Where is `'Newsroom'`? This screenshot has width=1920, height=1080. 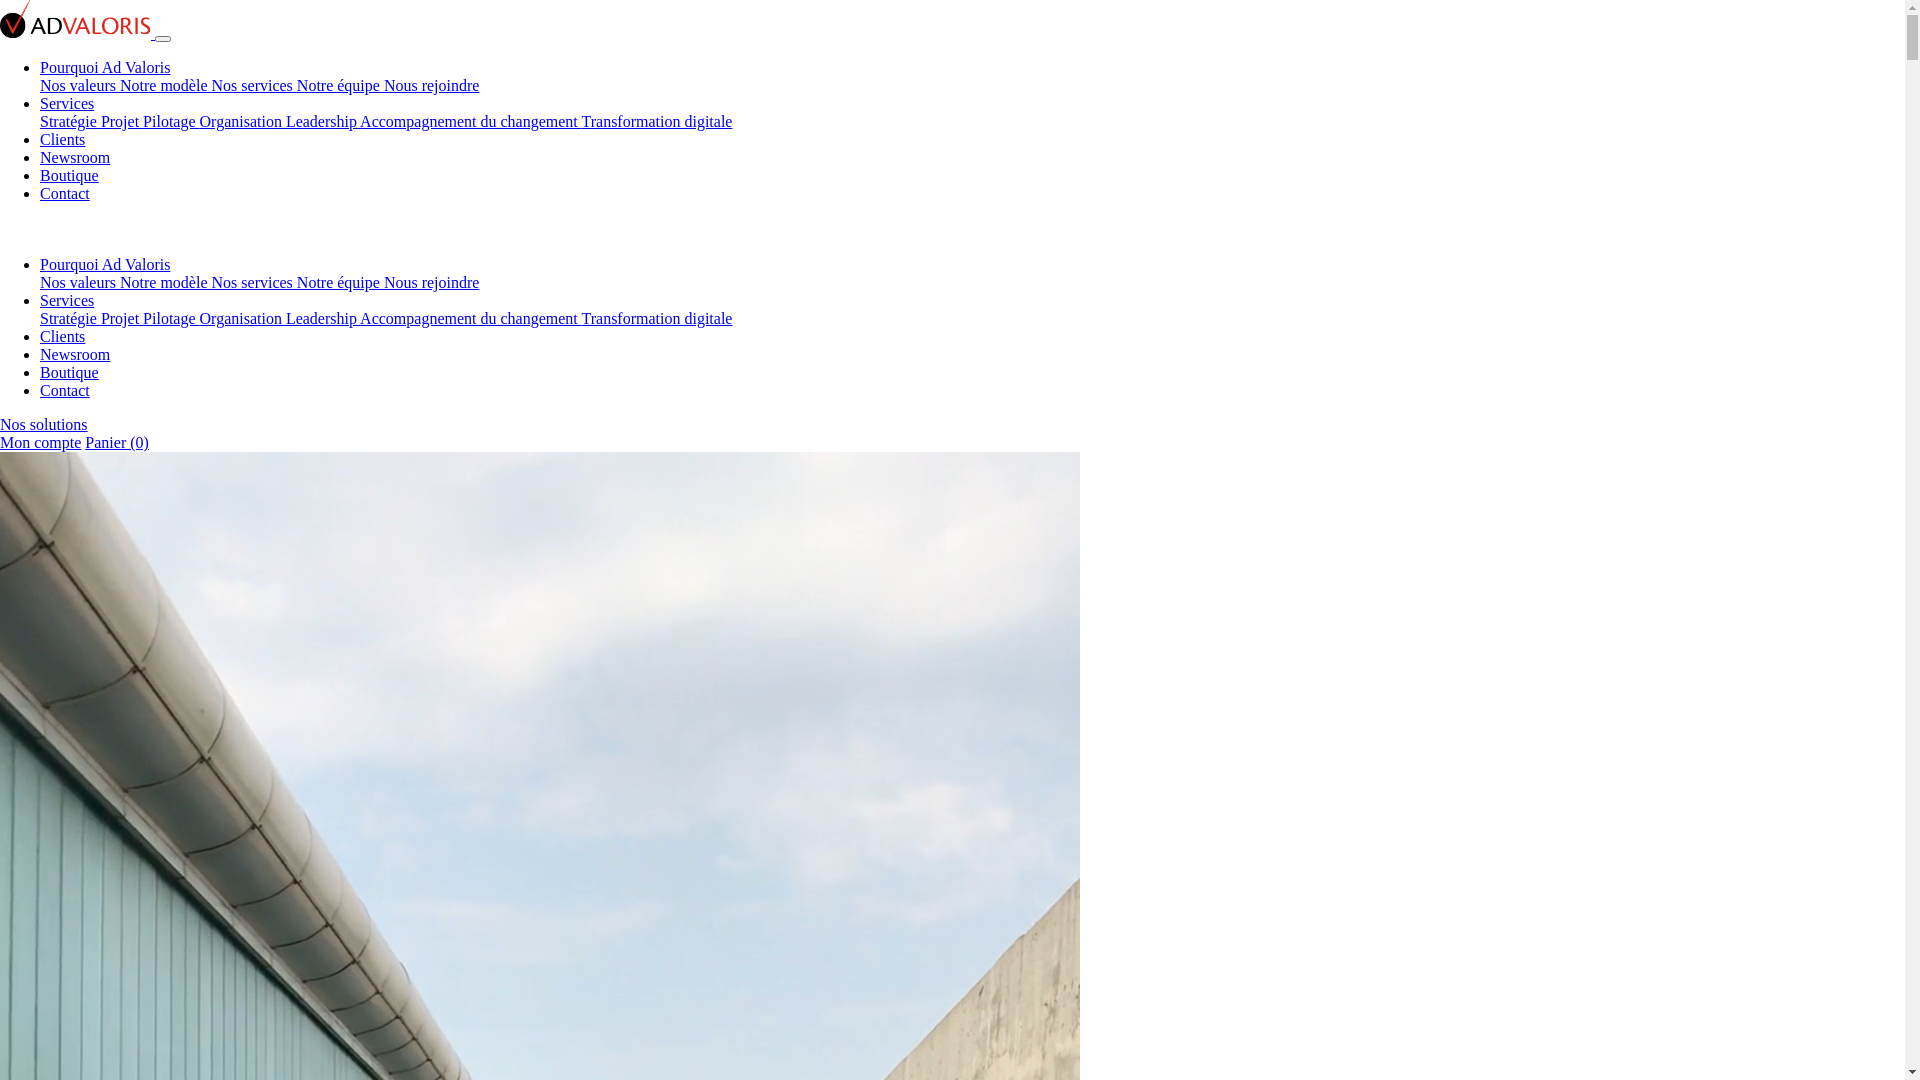 'Newsroom' is located at coordinates (75, 353).